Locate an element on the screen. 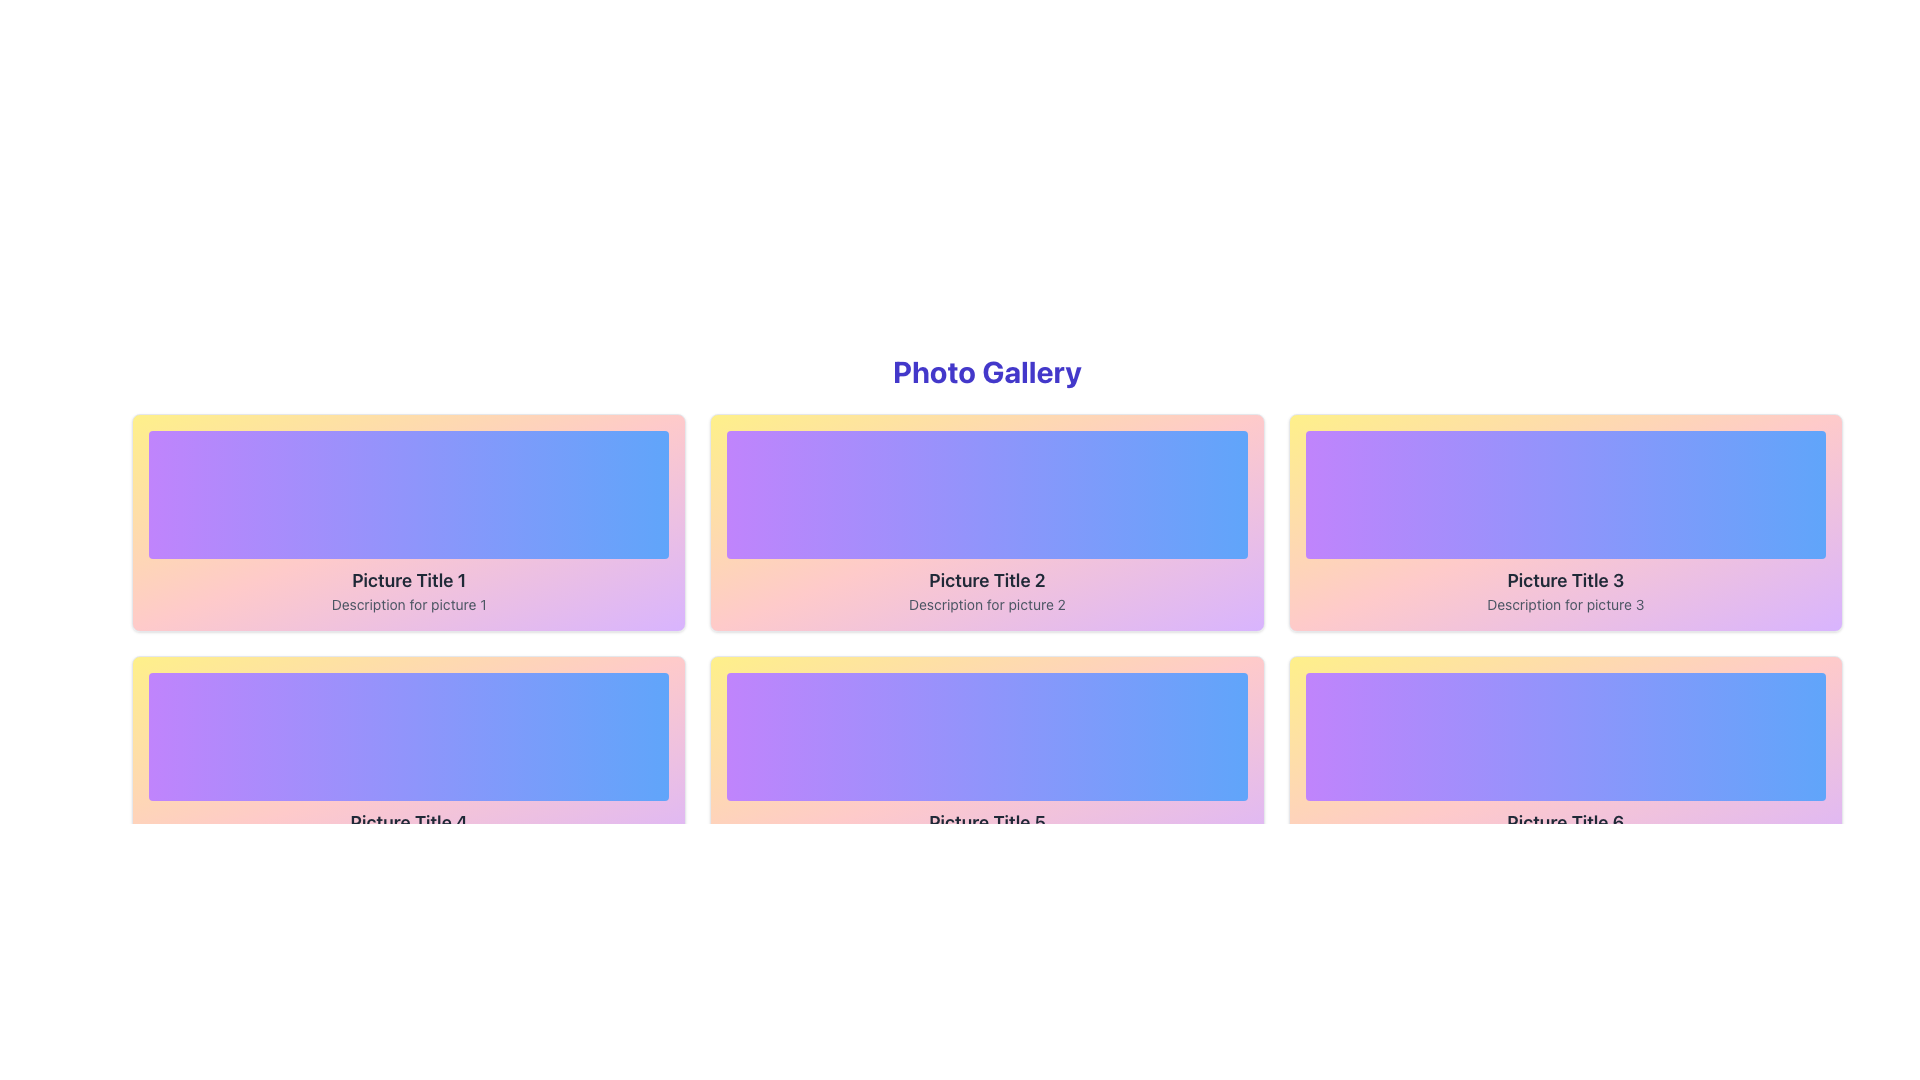  text displayed in the text label titled 'Picture Title 1', which is bold, large, and dark gray, positioned above the description text in a three-row layout is located at coordinates (408, 581).